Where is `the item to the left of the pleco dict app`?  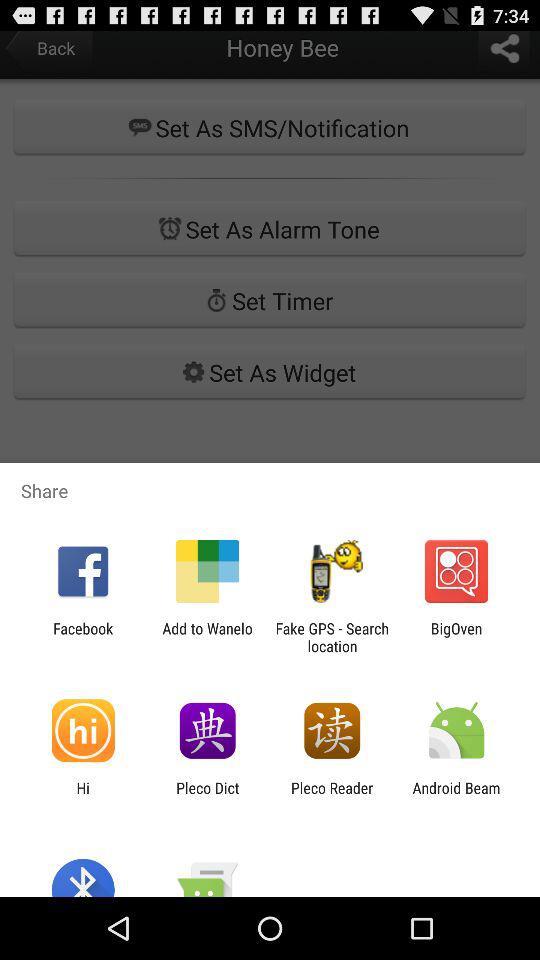
the item to the left of the pleco dict app is located at coordinates (82, 796).